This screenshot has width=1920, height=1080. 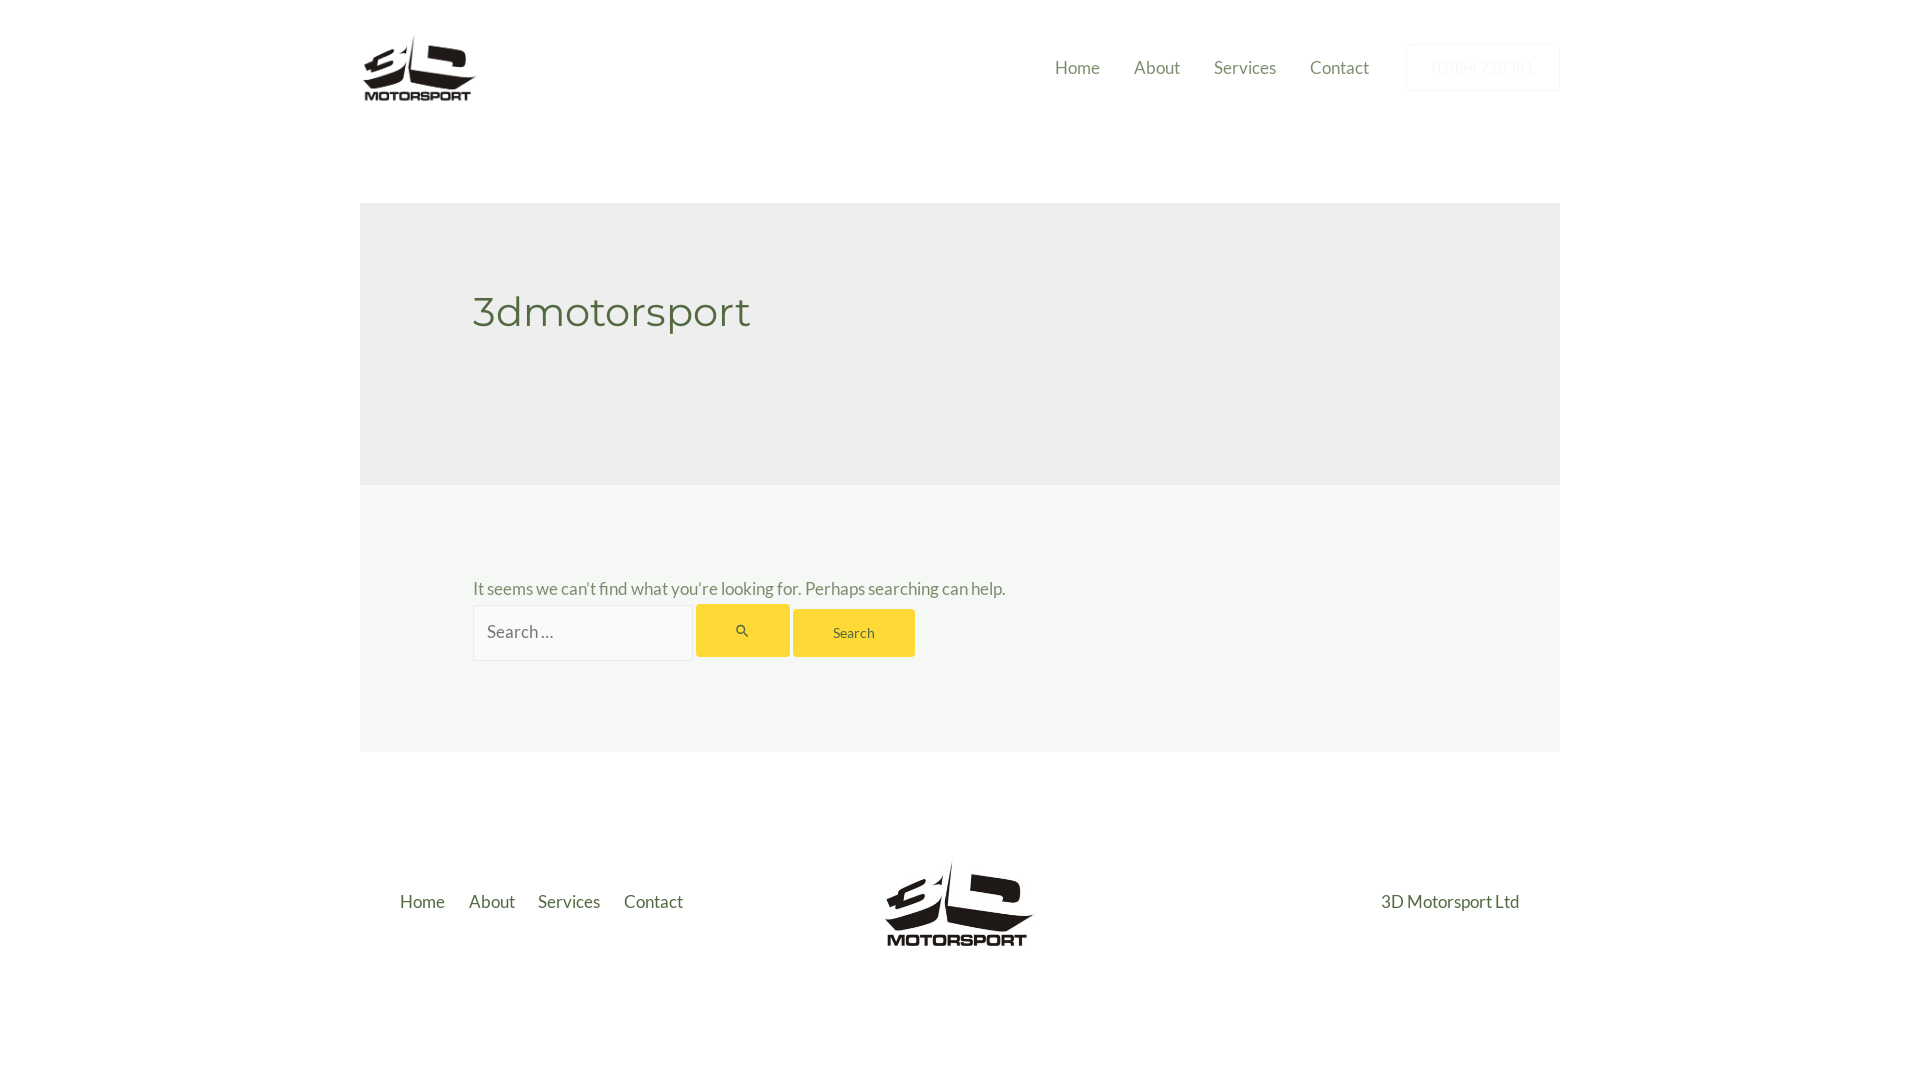 What do you see at coordinates (1076, 67) in the screenshot?
I see `'Home'` at bounding box center [1076, 67].